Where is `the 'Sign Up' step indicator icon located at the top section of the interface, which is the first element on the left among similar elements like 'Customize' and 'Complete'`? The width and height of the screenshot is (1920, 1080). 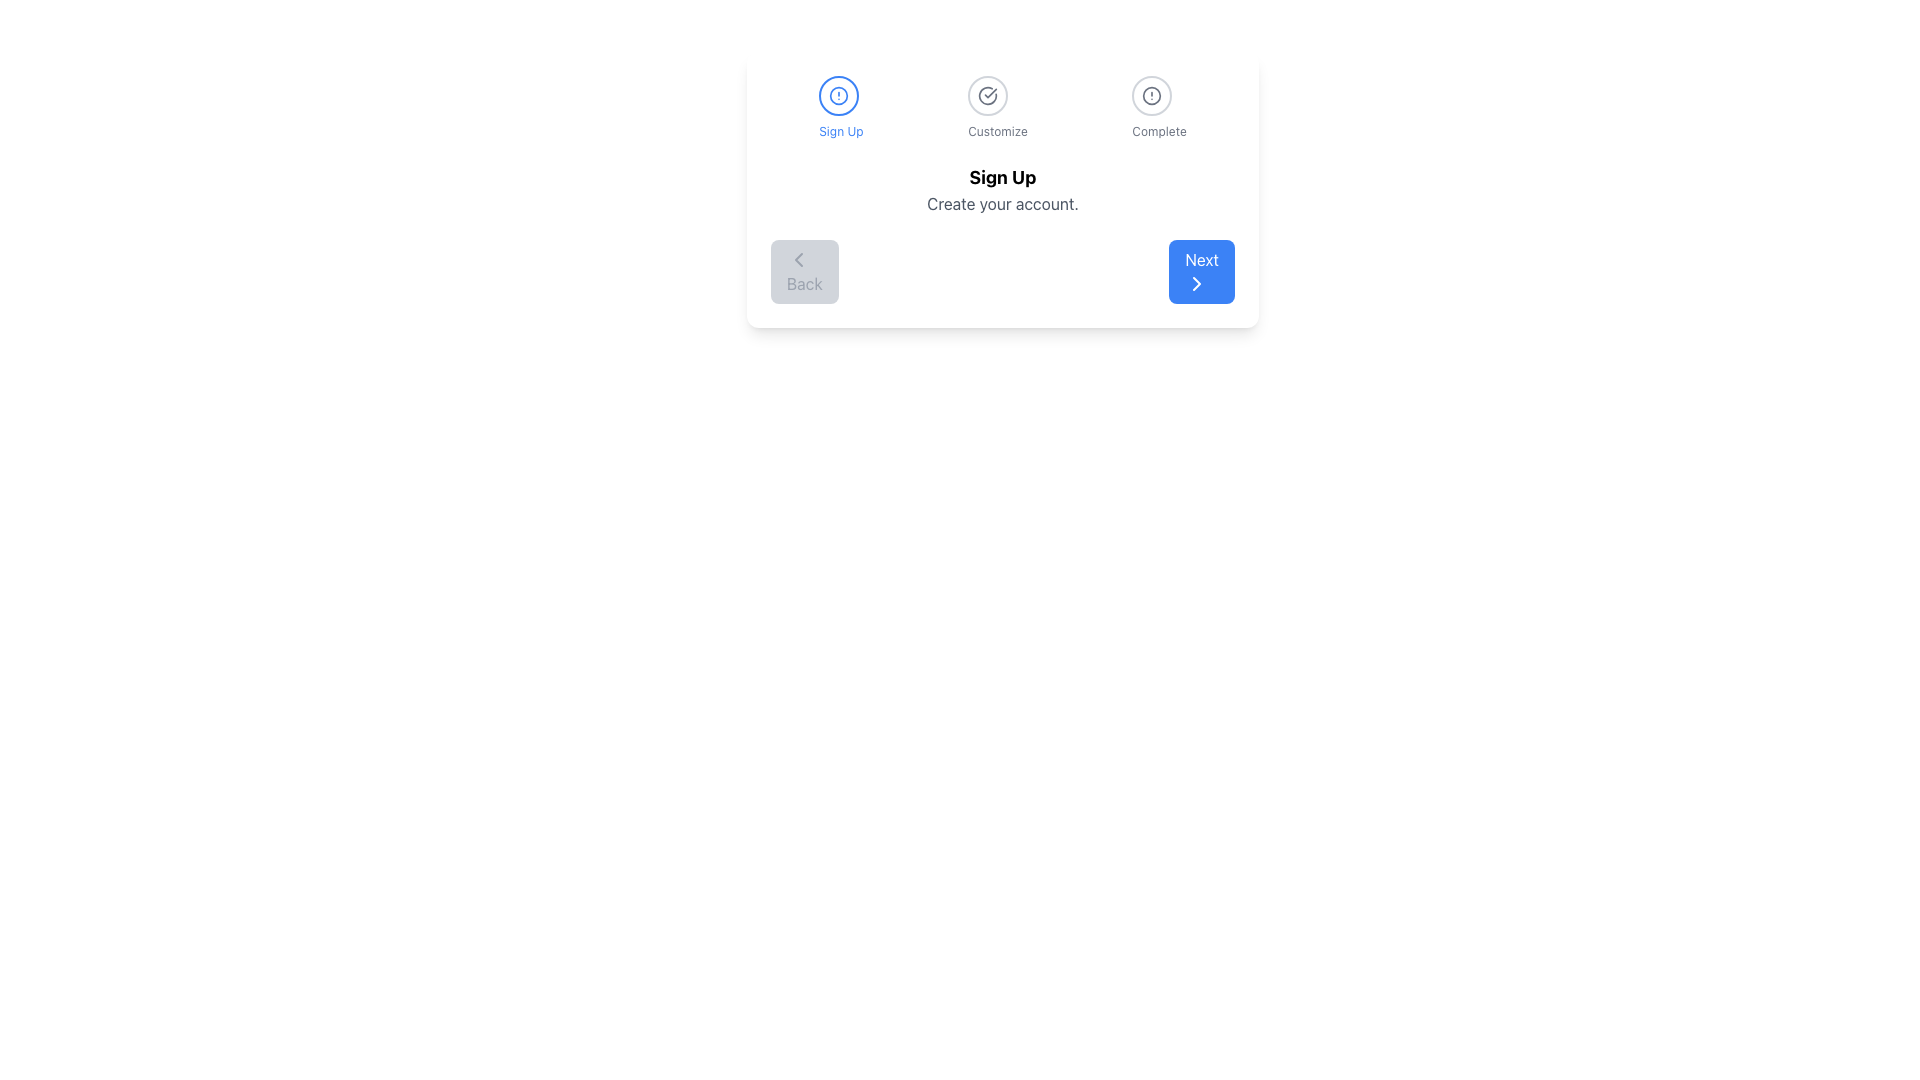 the 'Sign Up' step indicator icon located at the top section of the interface, which is the first element on the left among similar elements like 'Customize' and 'Complete' is located at coordinates (841, 108).